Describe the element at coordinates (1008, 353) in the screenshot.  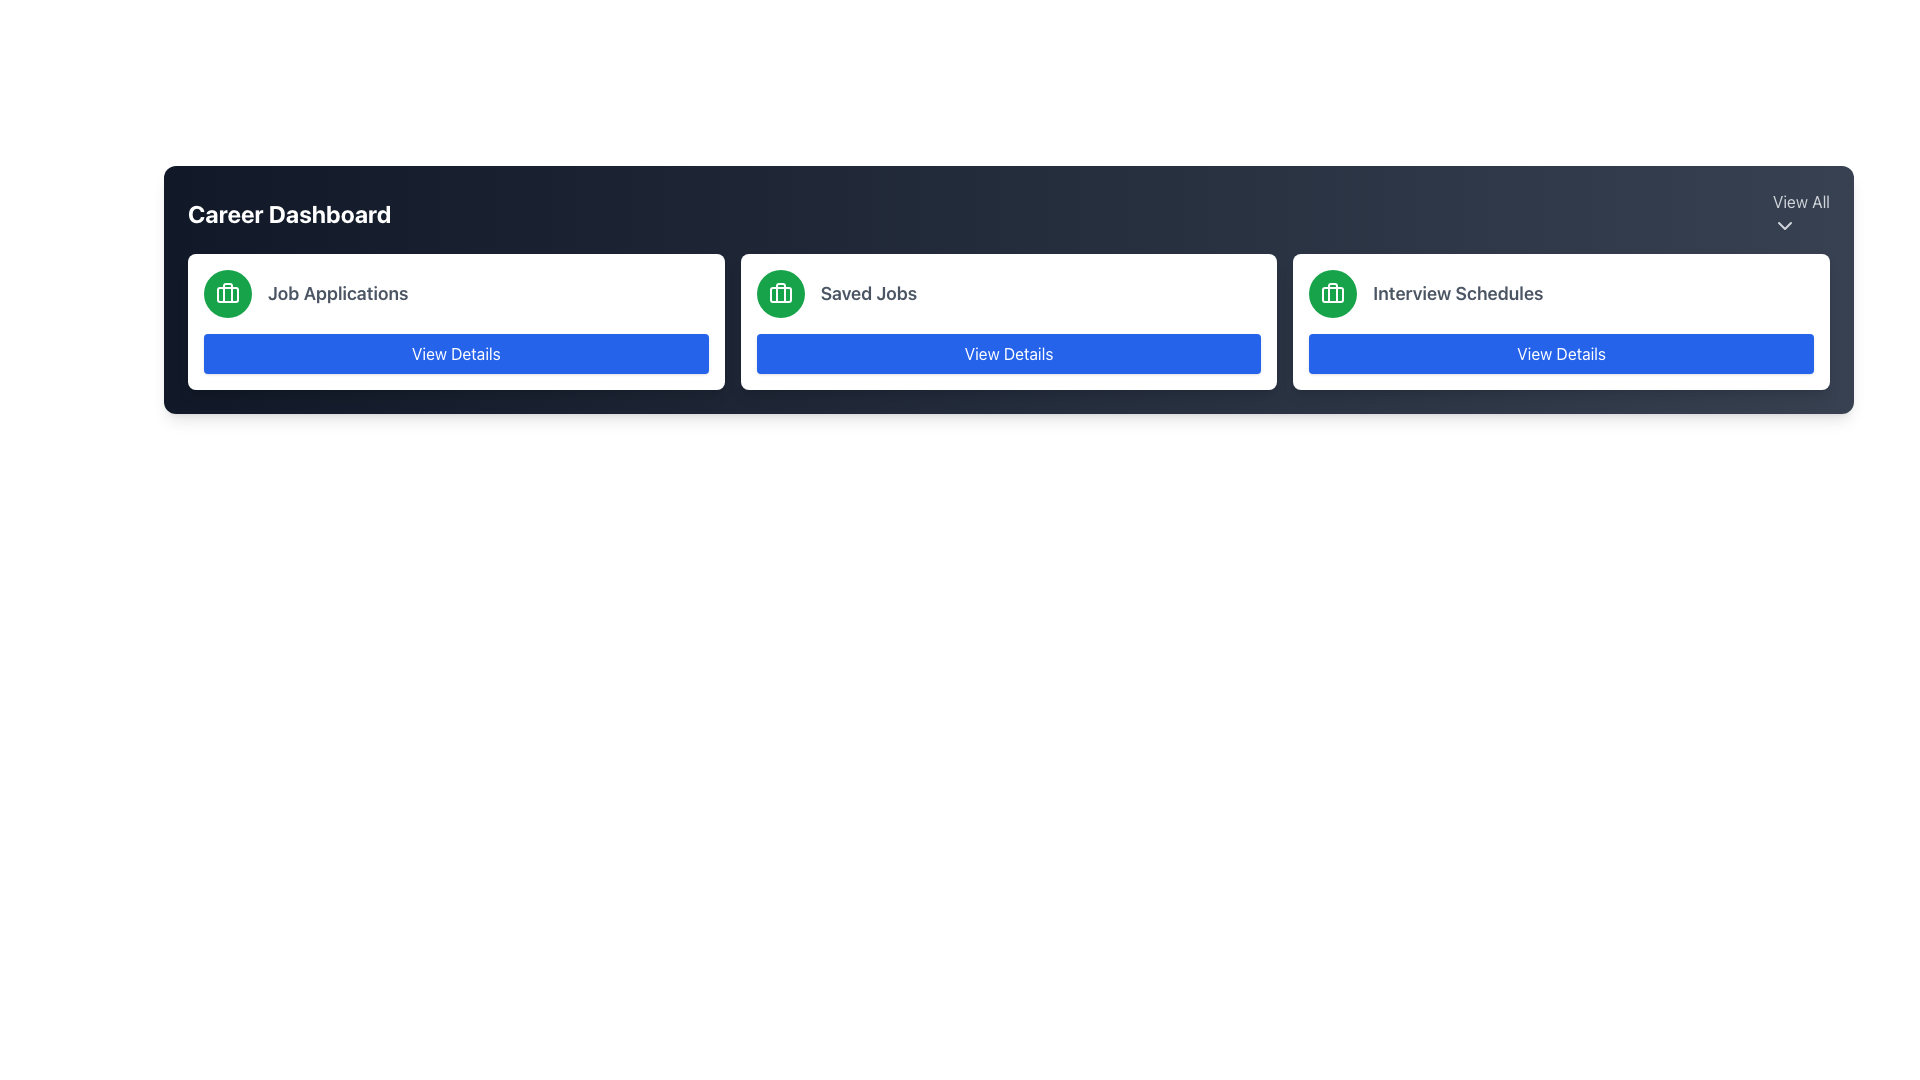
I see `the blue 'View Details' button located at the bottom of the 'Saved Jobs' box` at that location.